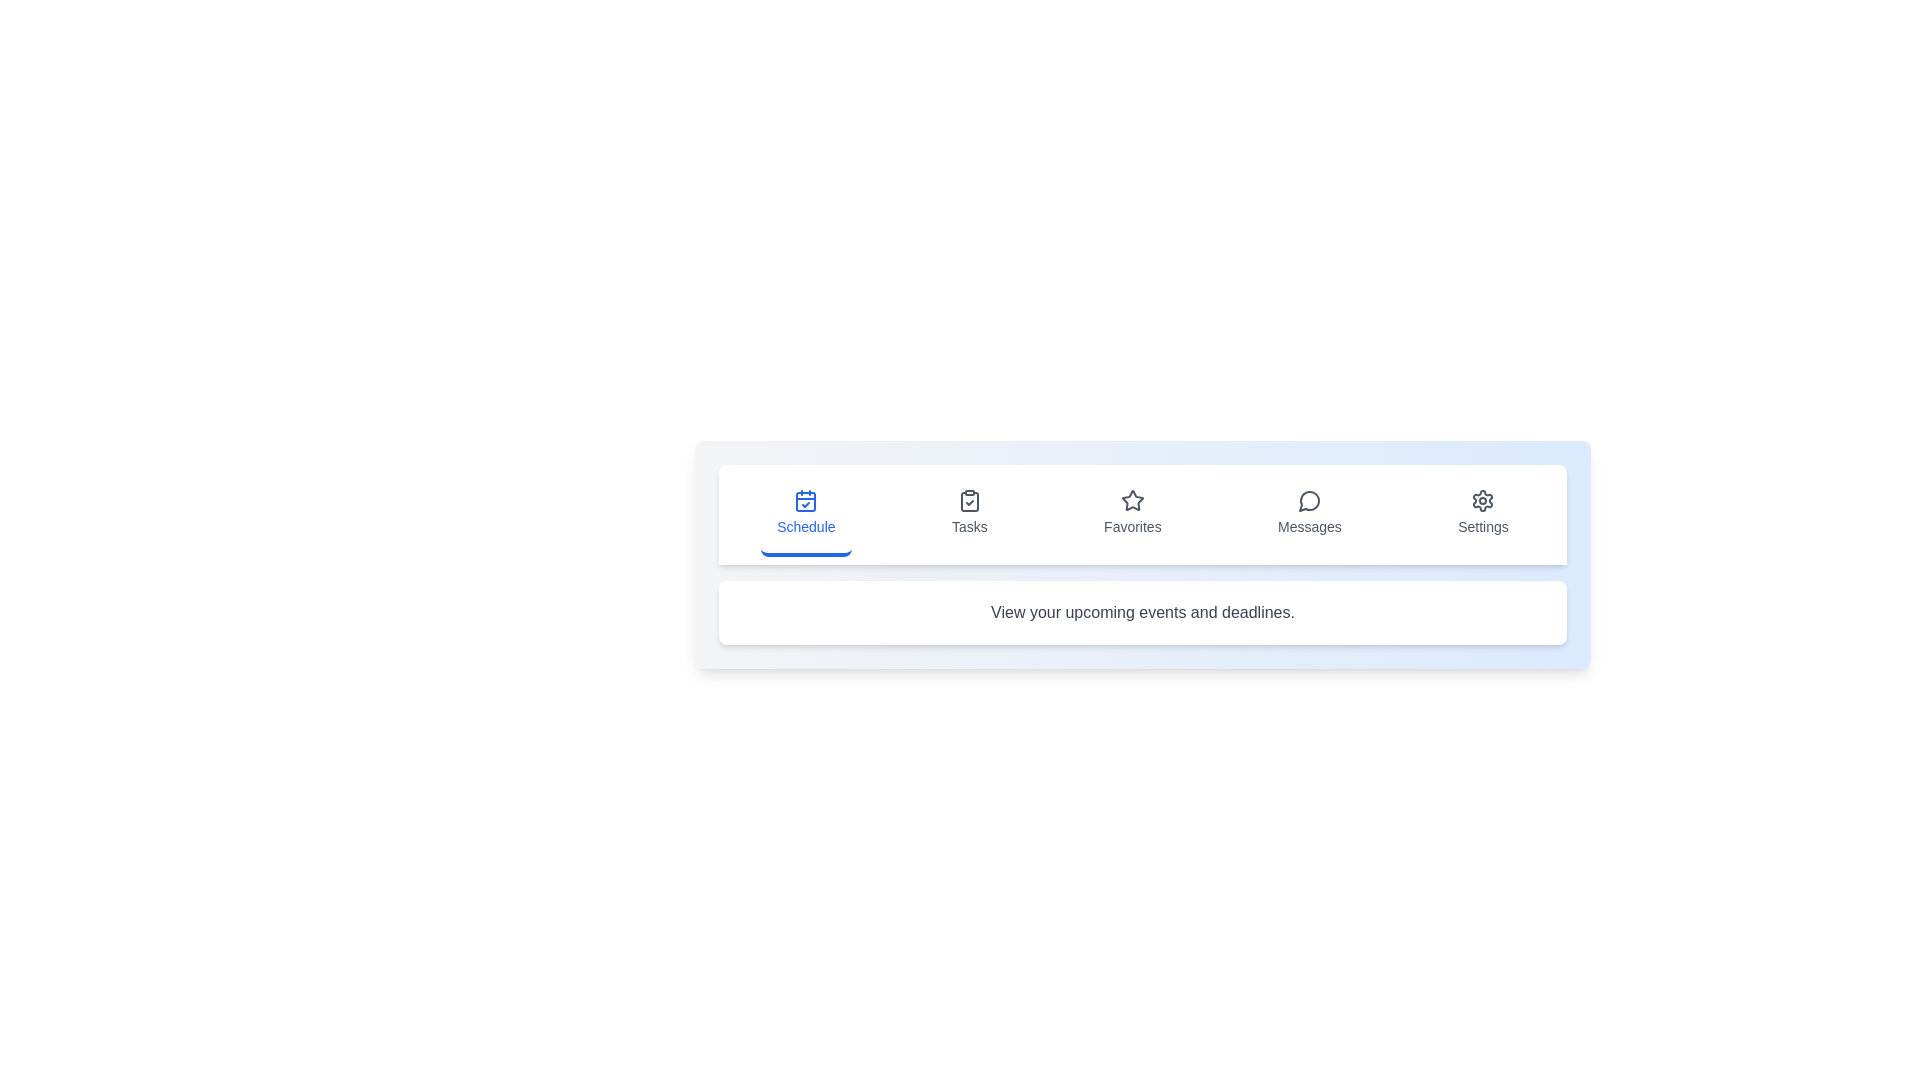 Image resolution: width=1920 pixels, height=1080 pixels. Describe the element at coordinates (1483, 514) in the screenshot. I see `the icon corresponding to Settings` at that location.